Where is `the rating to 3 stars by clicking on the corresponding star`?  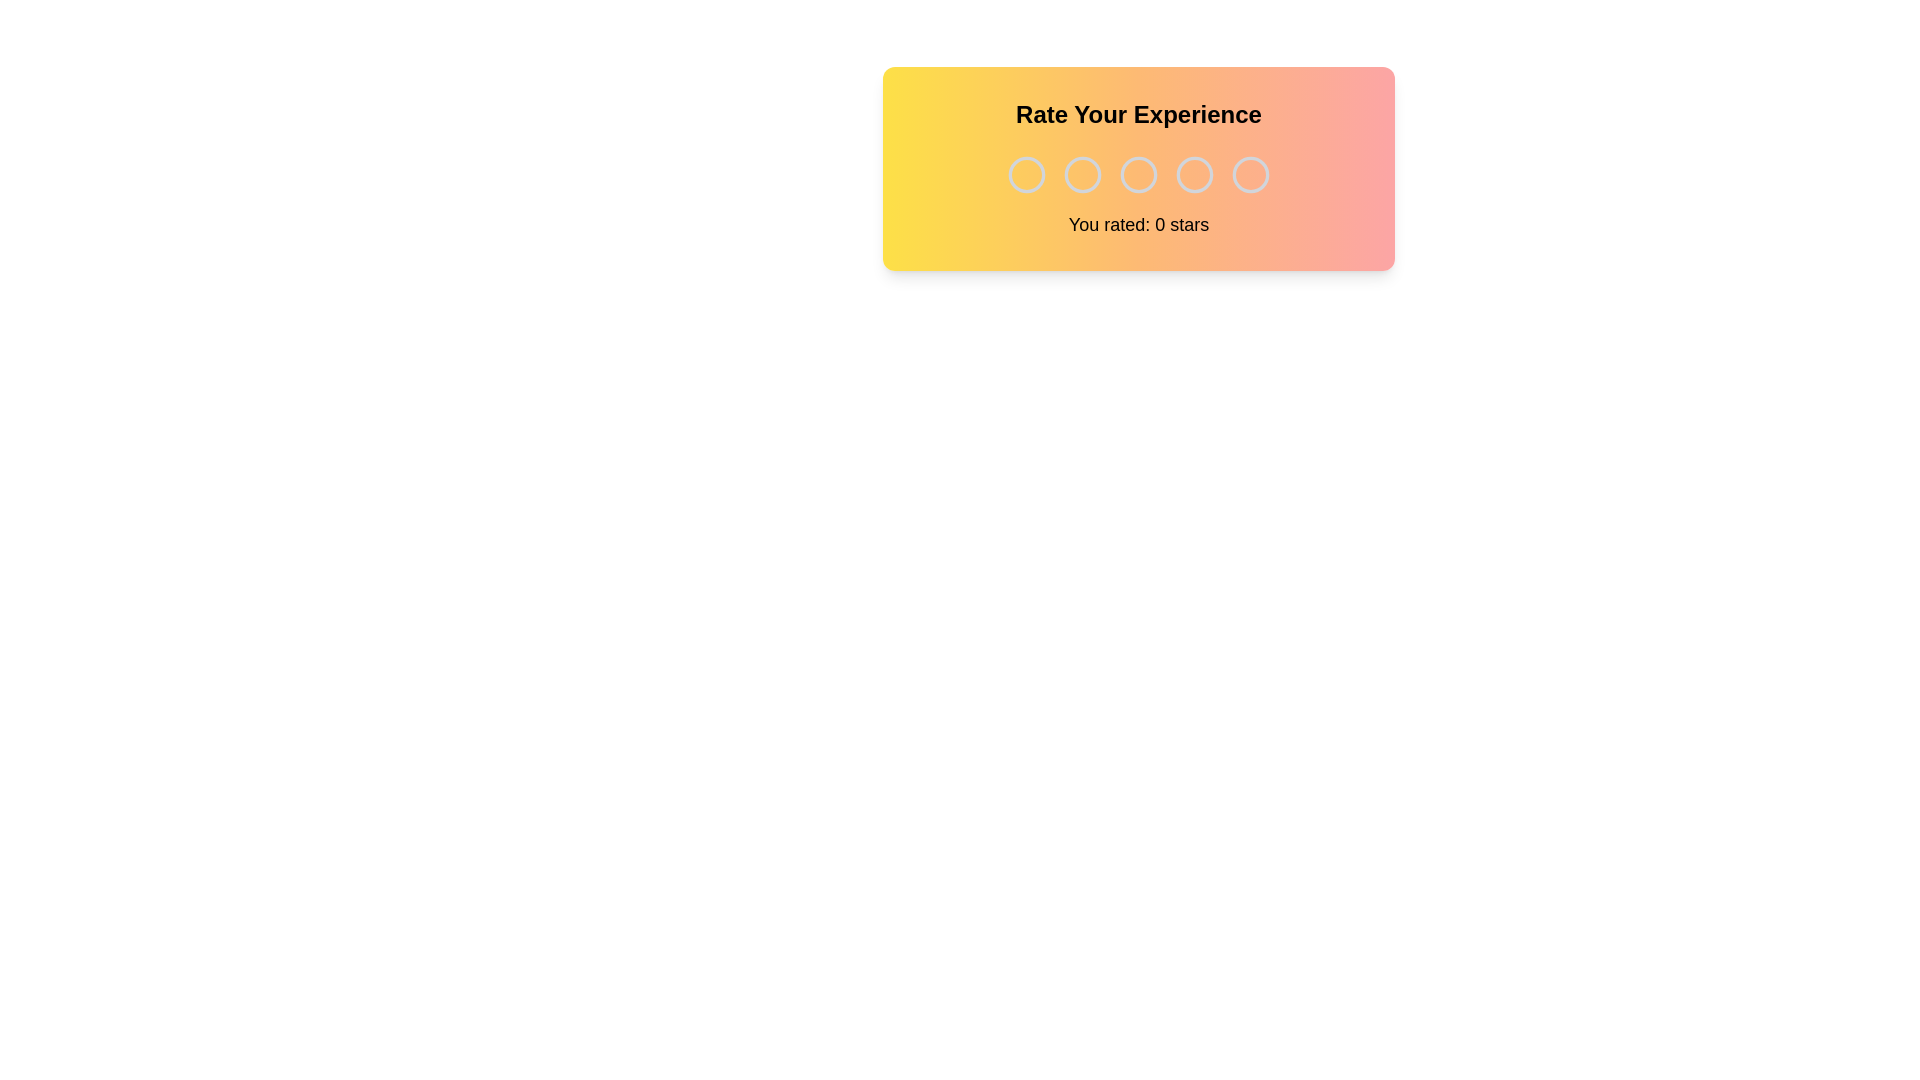
the rating to 3 stars by clicking on the corresponding star is located at coordinates (1138, 173).